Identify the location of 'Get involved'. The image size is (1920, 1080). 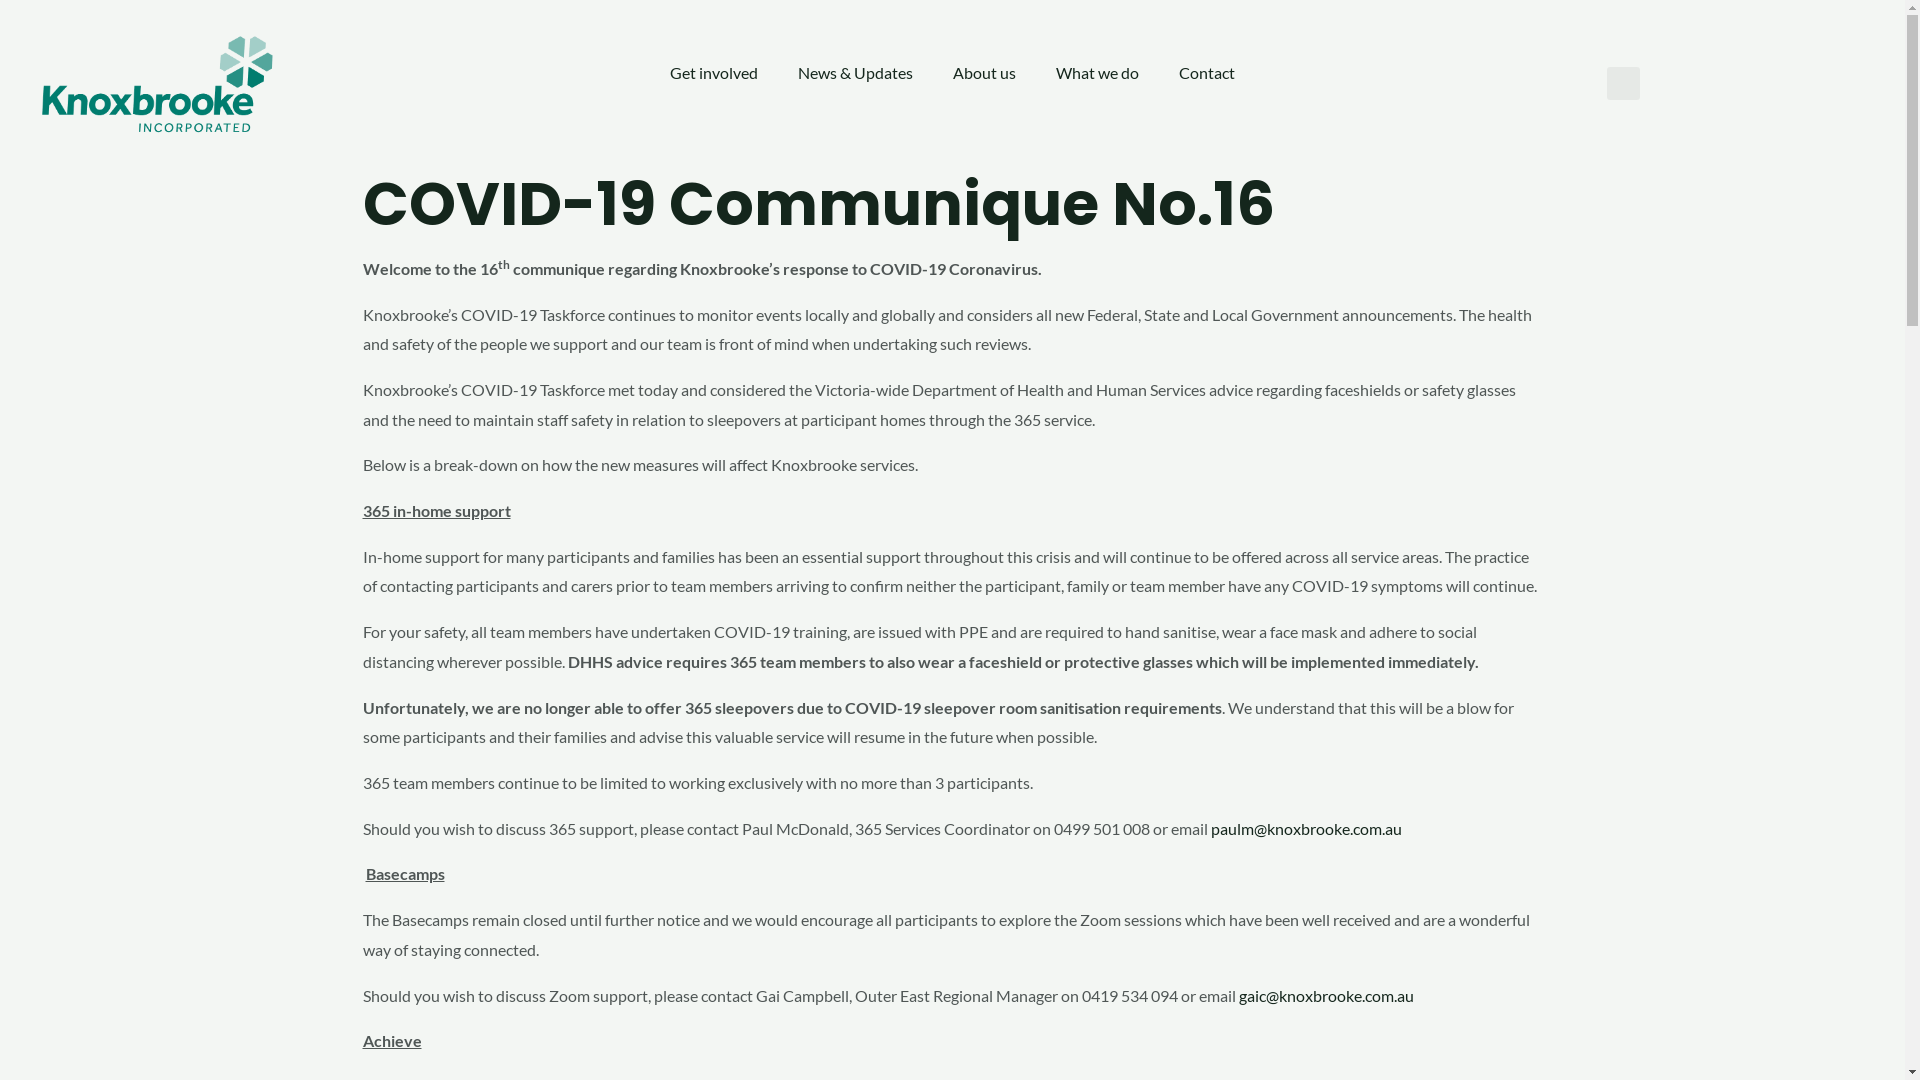
(714, 72).